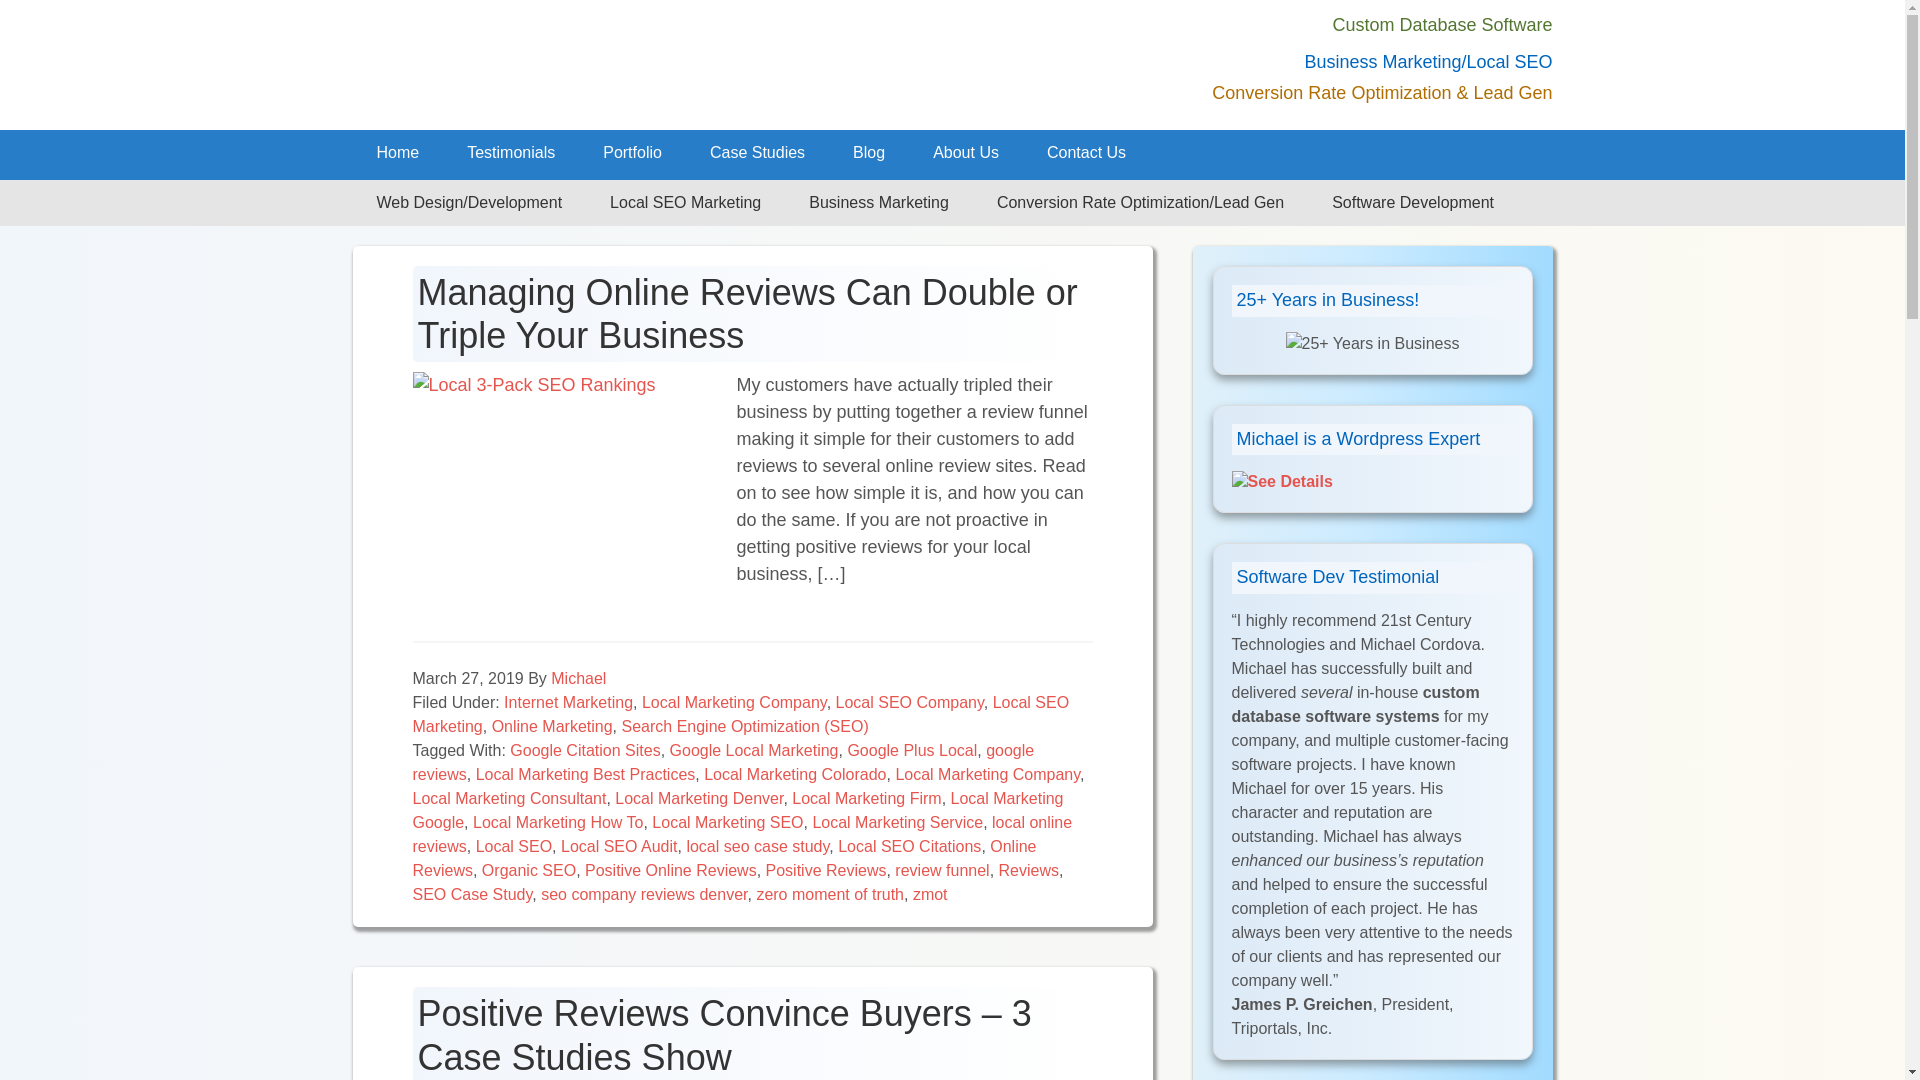 The width and height of the screenshot is (1920, 1080). I want to click on 'Home', so click(397, 152).